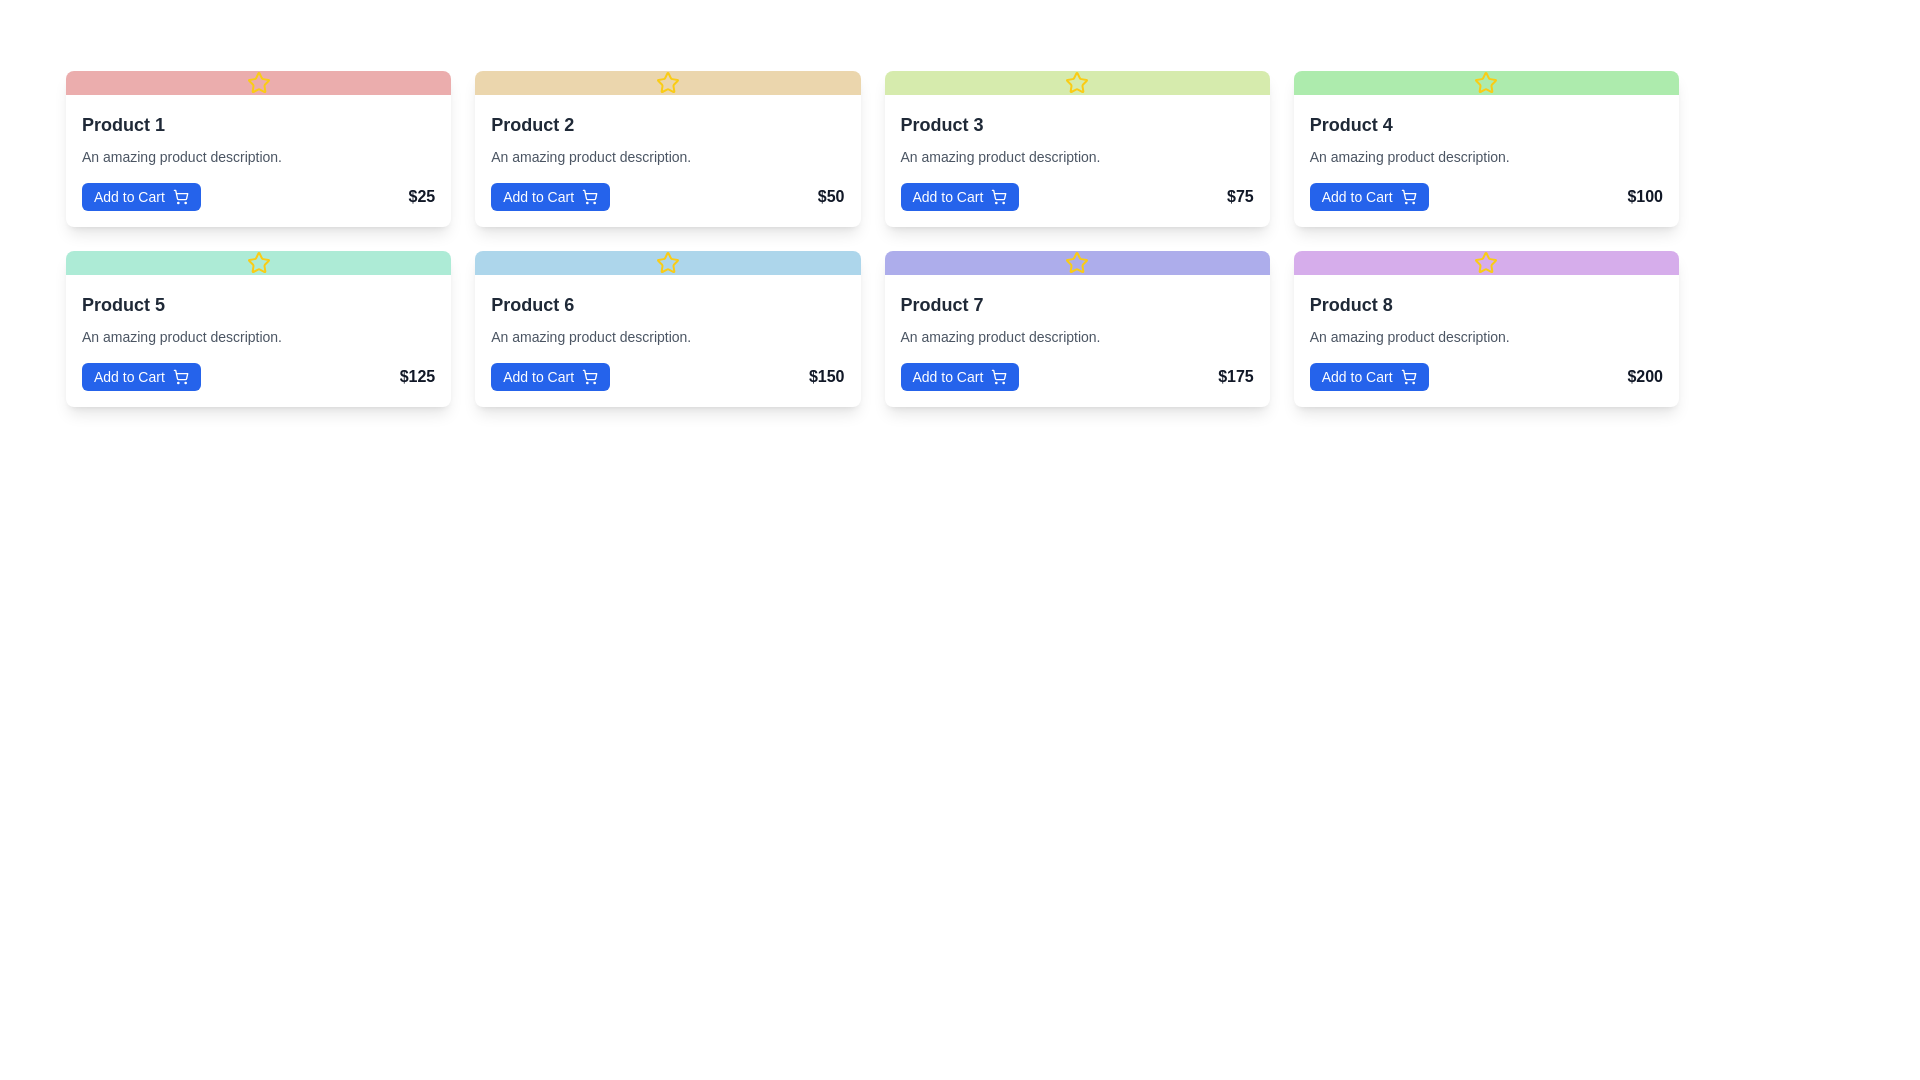  Describe the element at coordinates (1368, 377) in the screenshot. I see `the 'Add to Cart' button located at the bottom of the 'Product 8' card, which is horizontally centered beneath the description text and beside the price ($200)` at that location.